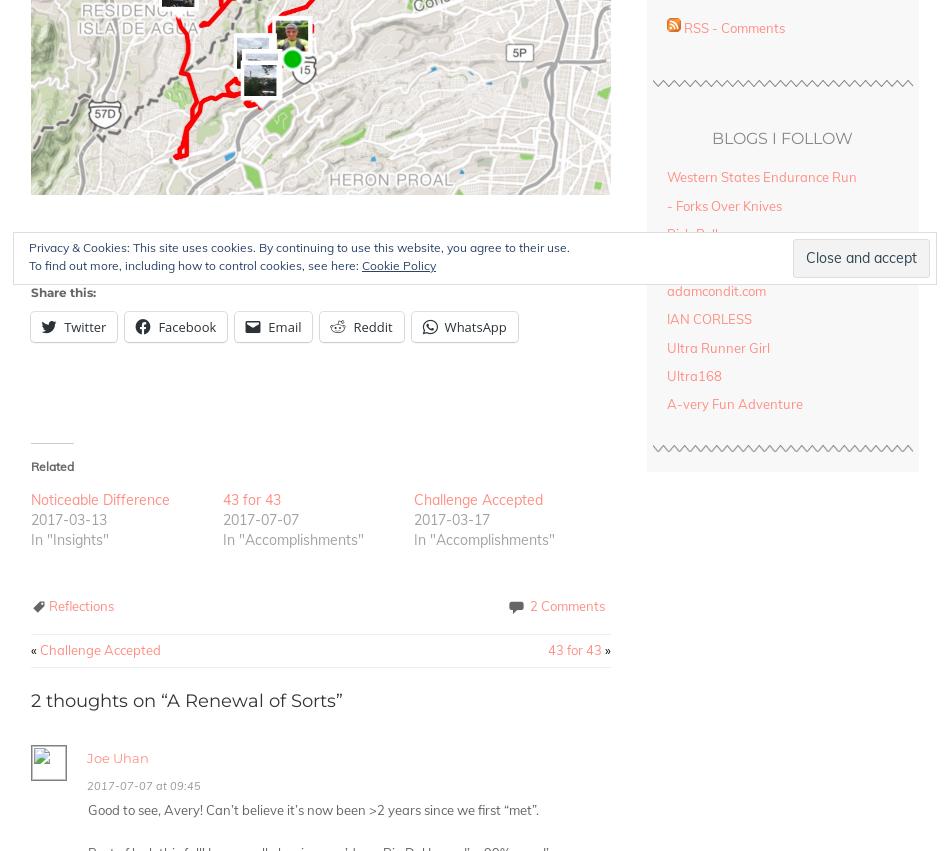  I want to click on 'Share this:', so click(63, 291).